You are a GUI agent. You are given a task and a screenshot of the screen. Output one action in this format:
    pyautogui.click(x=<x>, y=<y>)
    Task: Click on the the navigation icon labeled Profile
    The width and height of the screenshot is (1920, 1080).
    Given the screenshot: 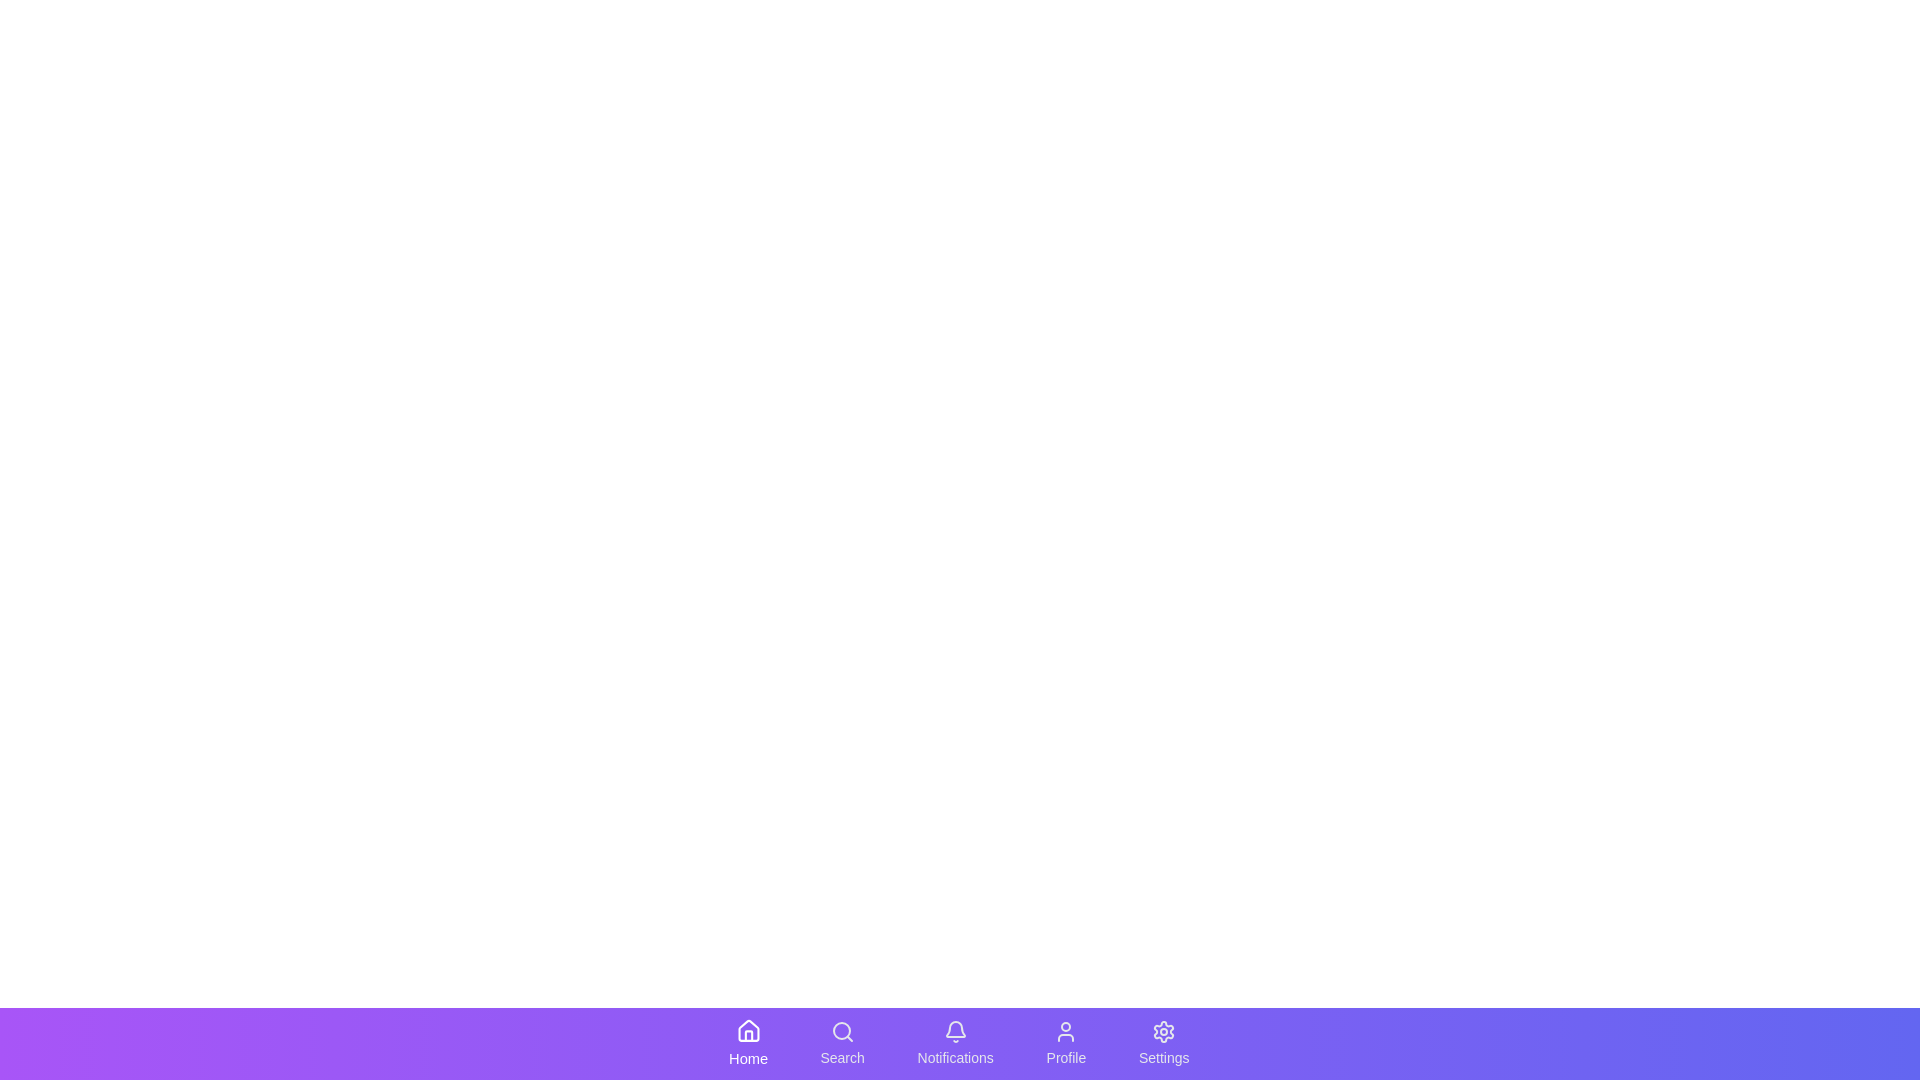 What is the action you would take?
    pyautogui.click(x=1064, y=1043)
    